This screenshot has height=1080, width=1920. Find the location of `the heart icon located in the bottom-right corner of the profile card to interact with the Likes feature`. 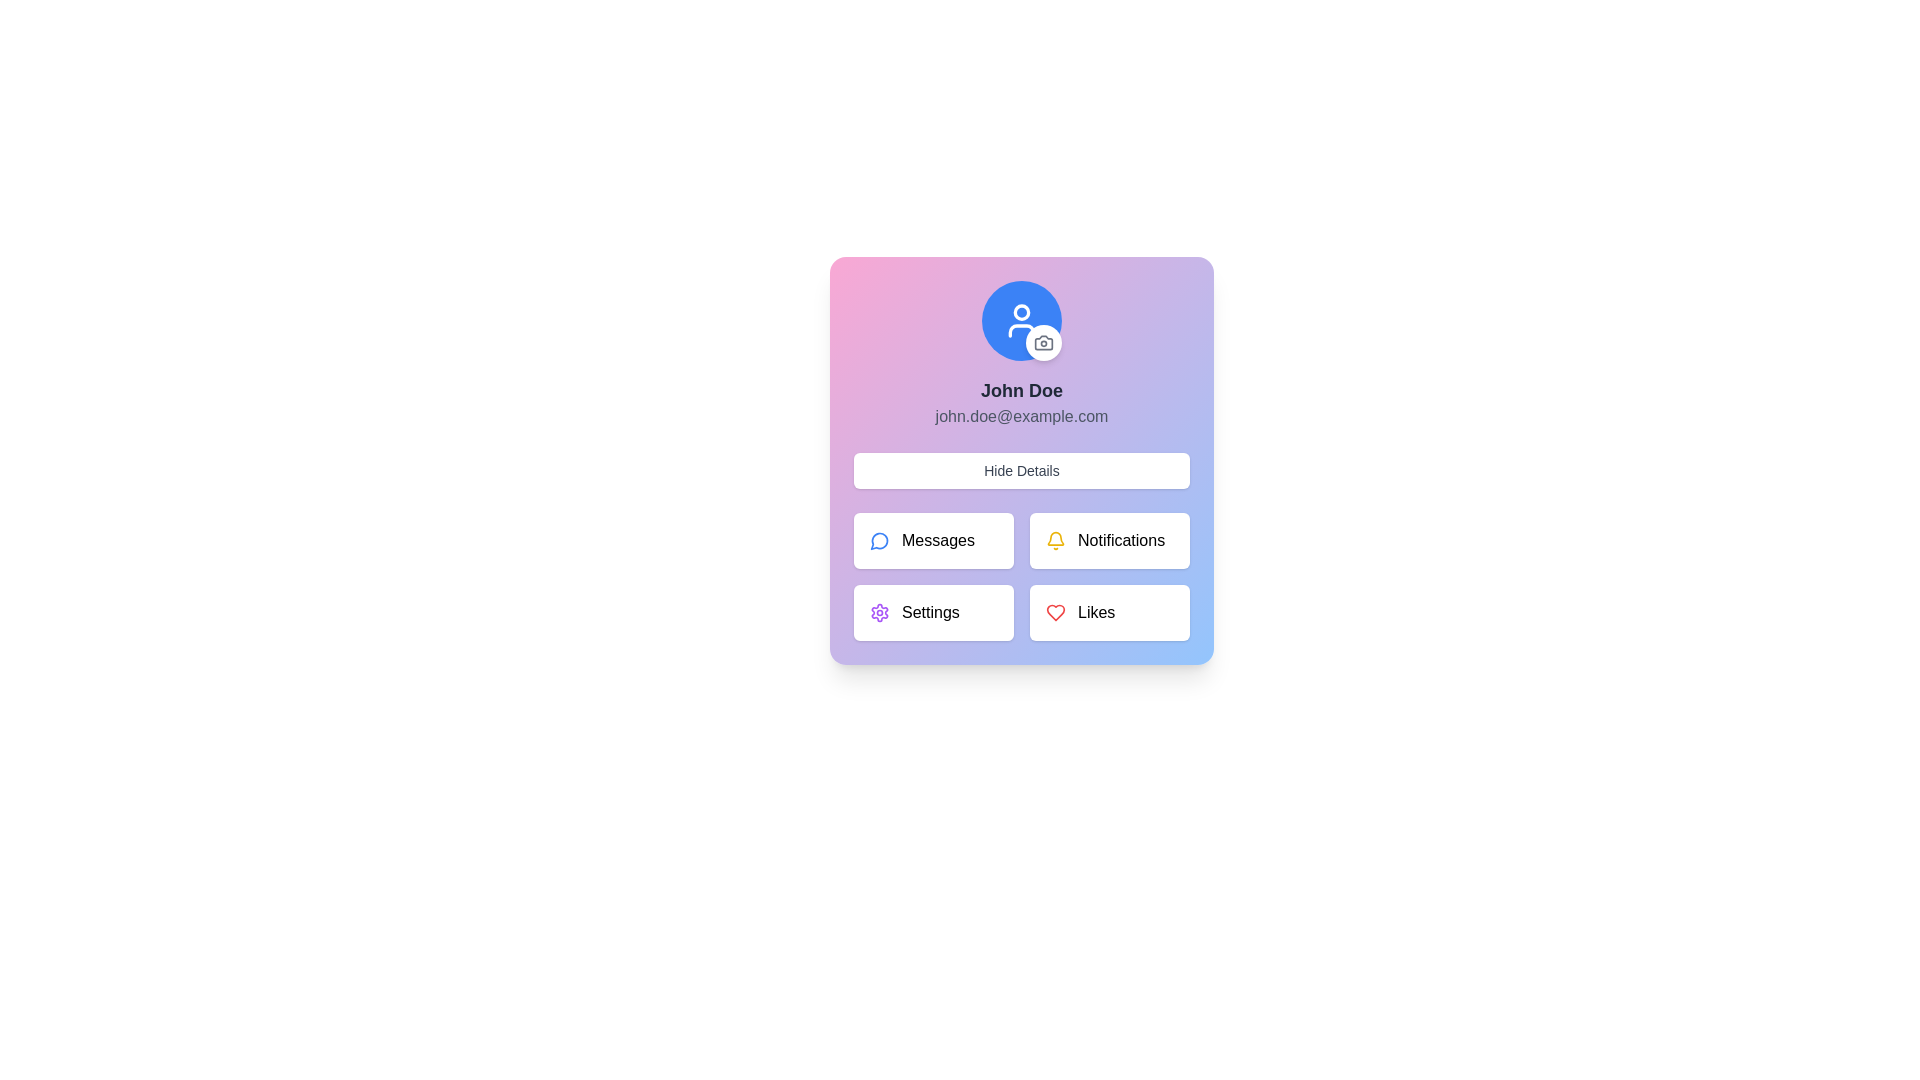

the heart icon located in the bottom-right corner of the profile card to interact with the Likes feature is located at coordinates (1055, 612).